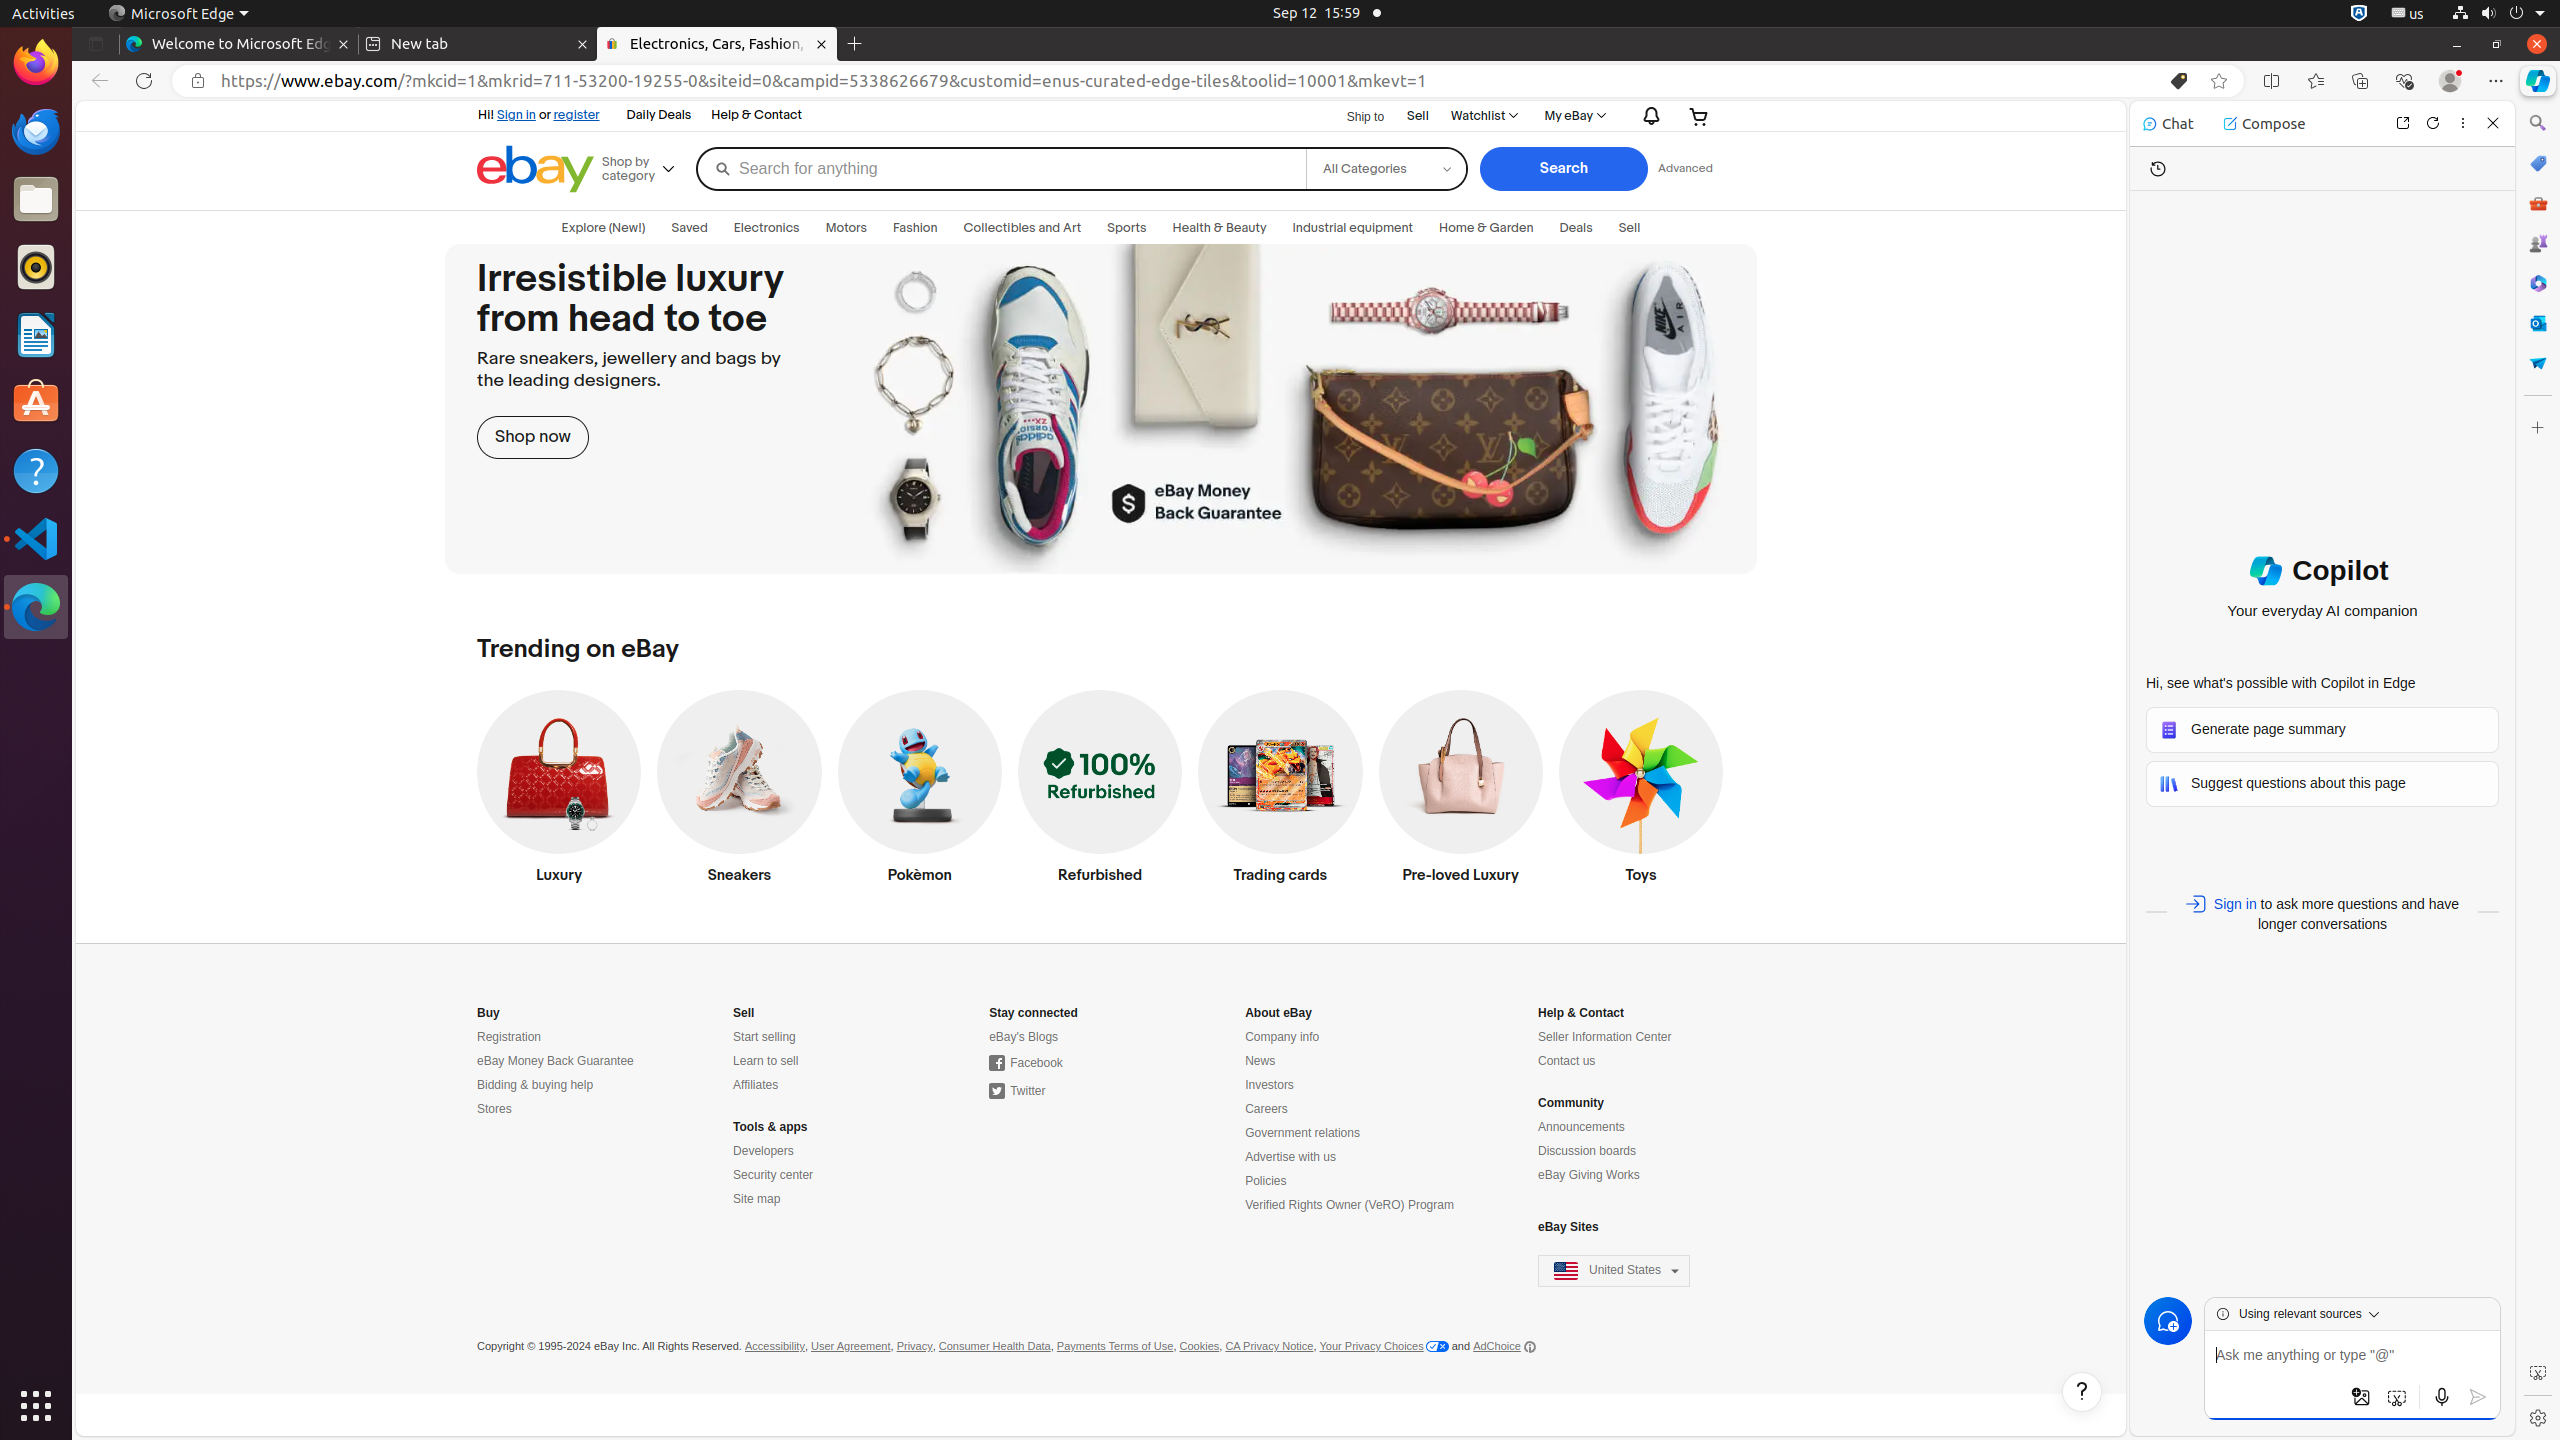  Describe the element at coordinates (774, 1345) in the screenshot. I see `'Accessibility'` at that location.